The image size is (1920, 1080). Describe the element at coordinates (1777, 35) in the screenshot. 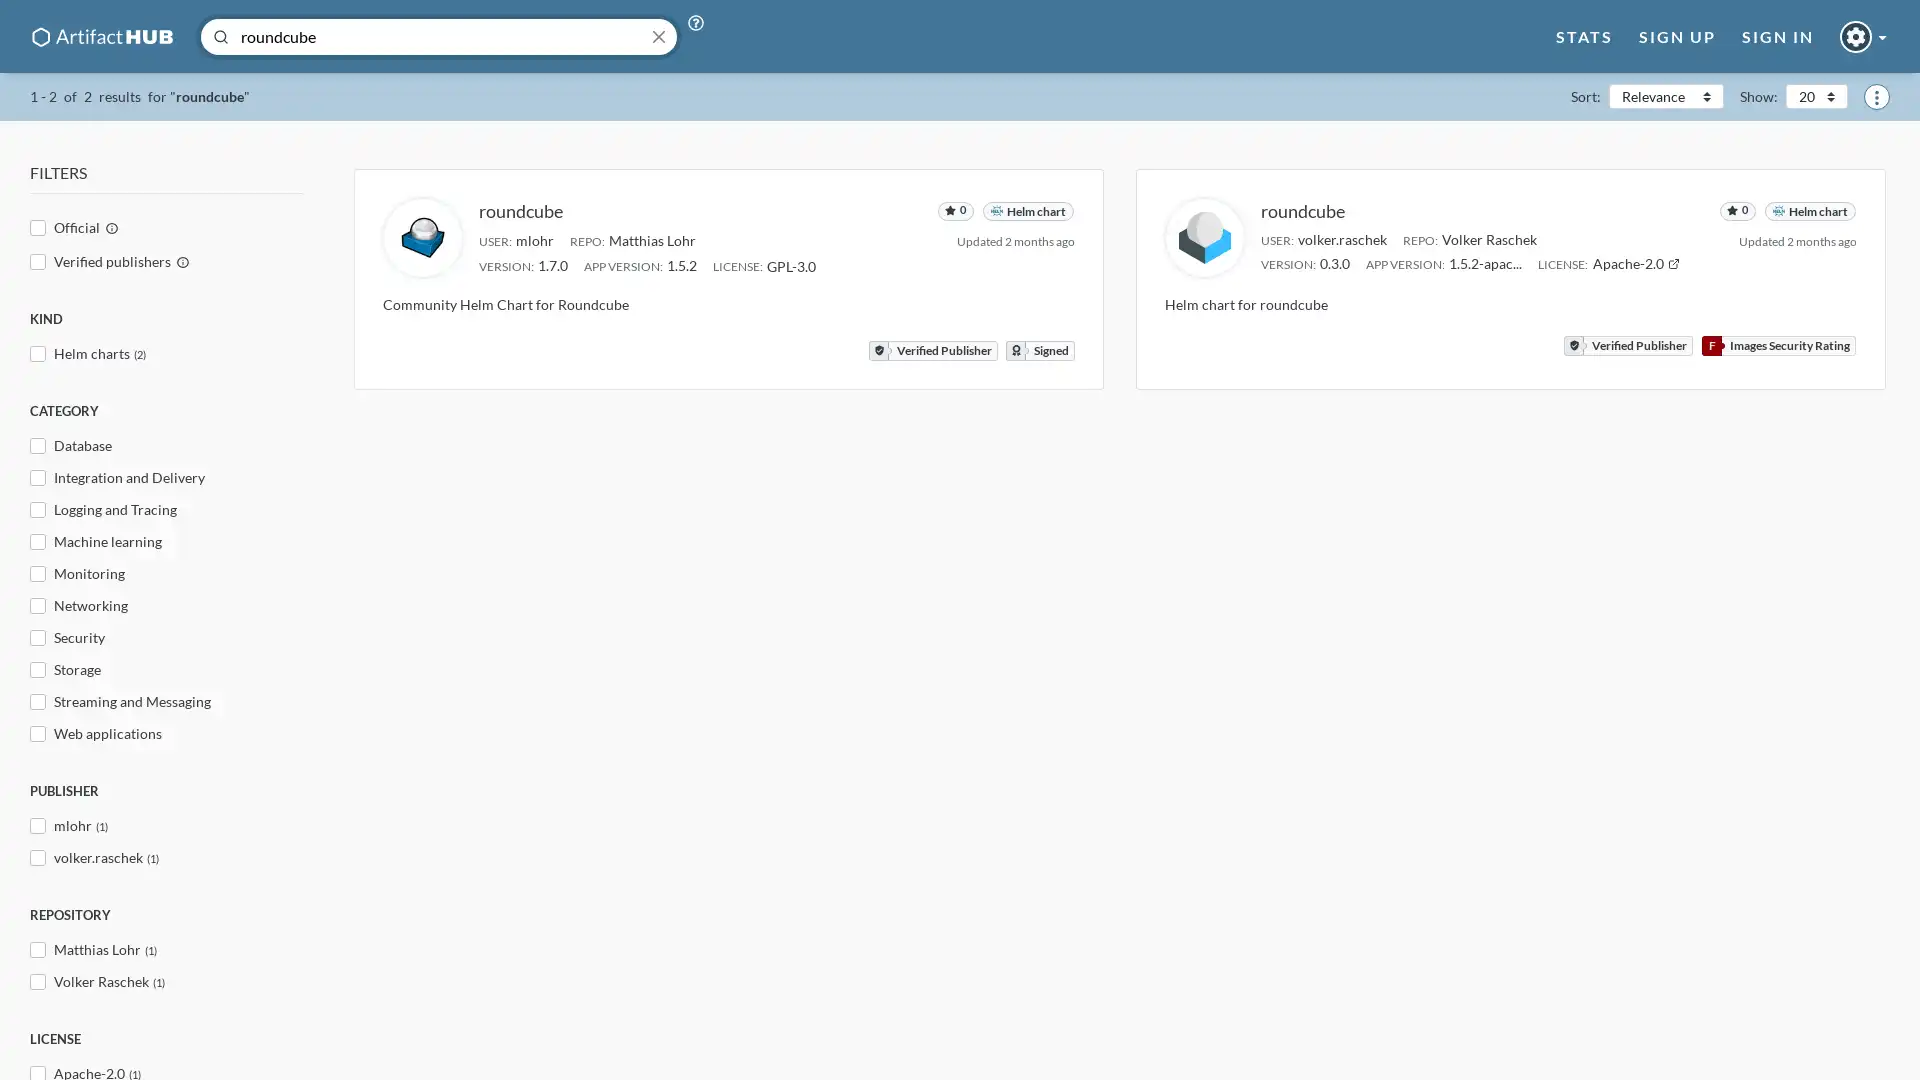

I see `Open sign in modal` at that location.